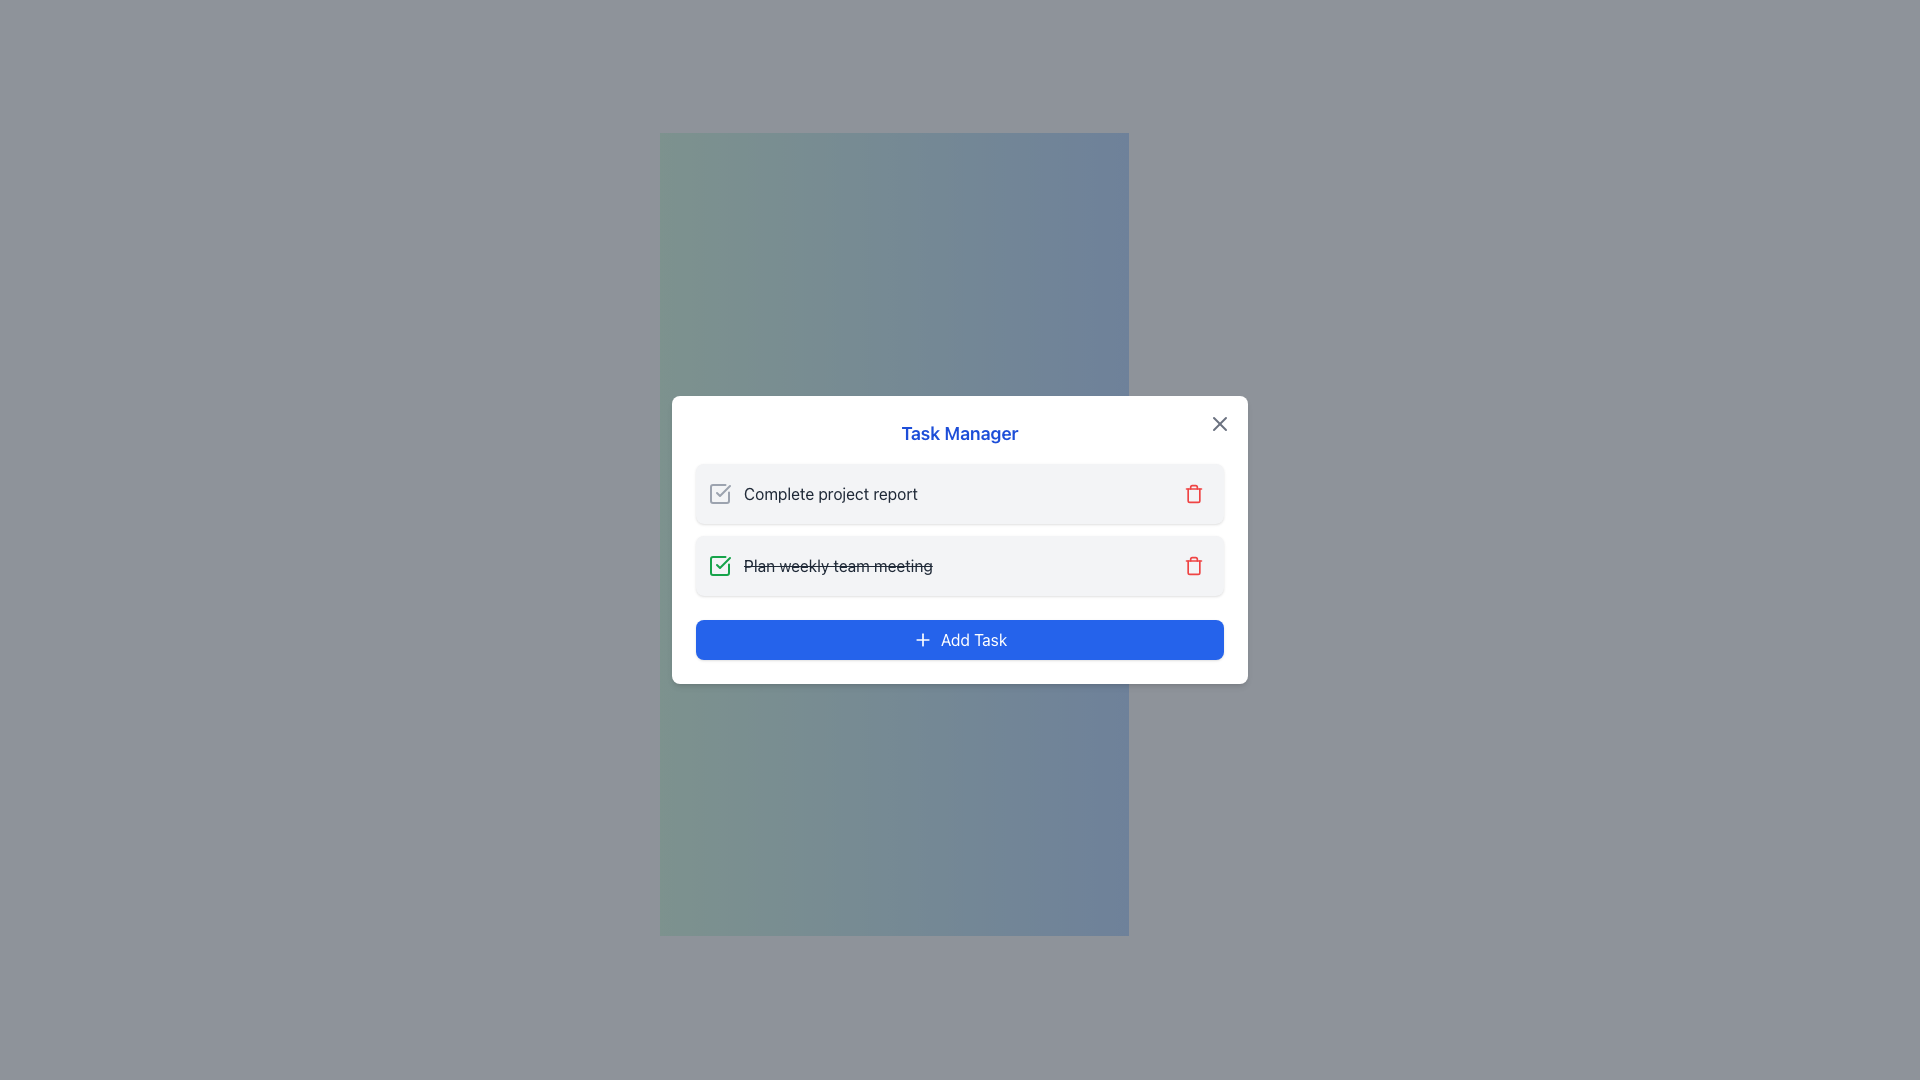 This screenshot has width=1920, height=1080. What do you see at coordinates (720, 566) in the screenshot?
I see `the checkbox component styled as a square with rounded corners, located to the left of the text 'Plan weekly team meeting'` at bounding box center [720, 566].